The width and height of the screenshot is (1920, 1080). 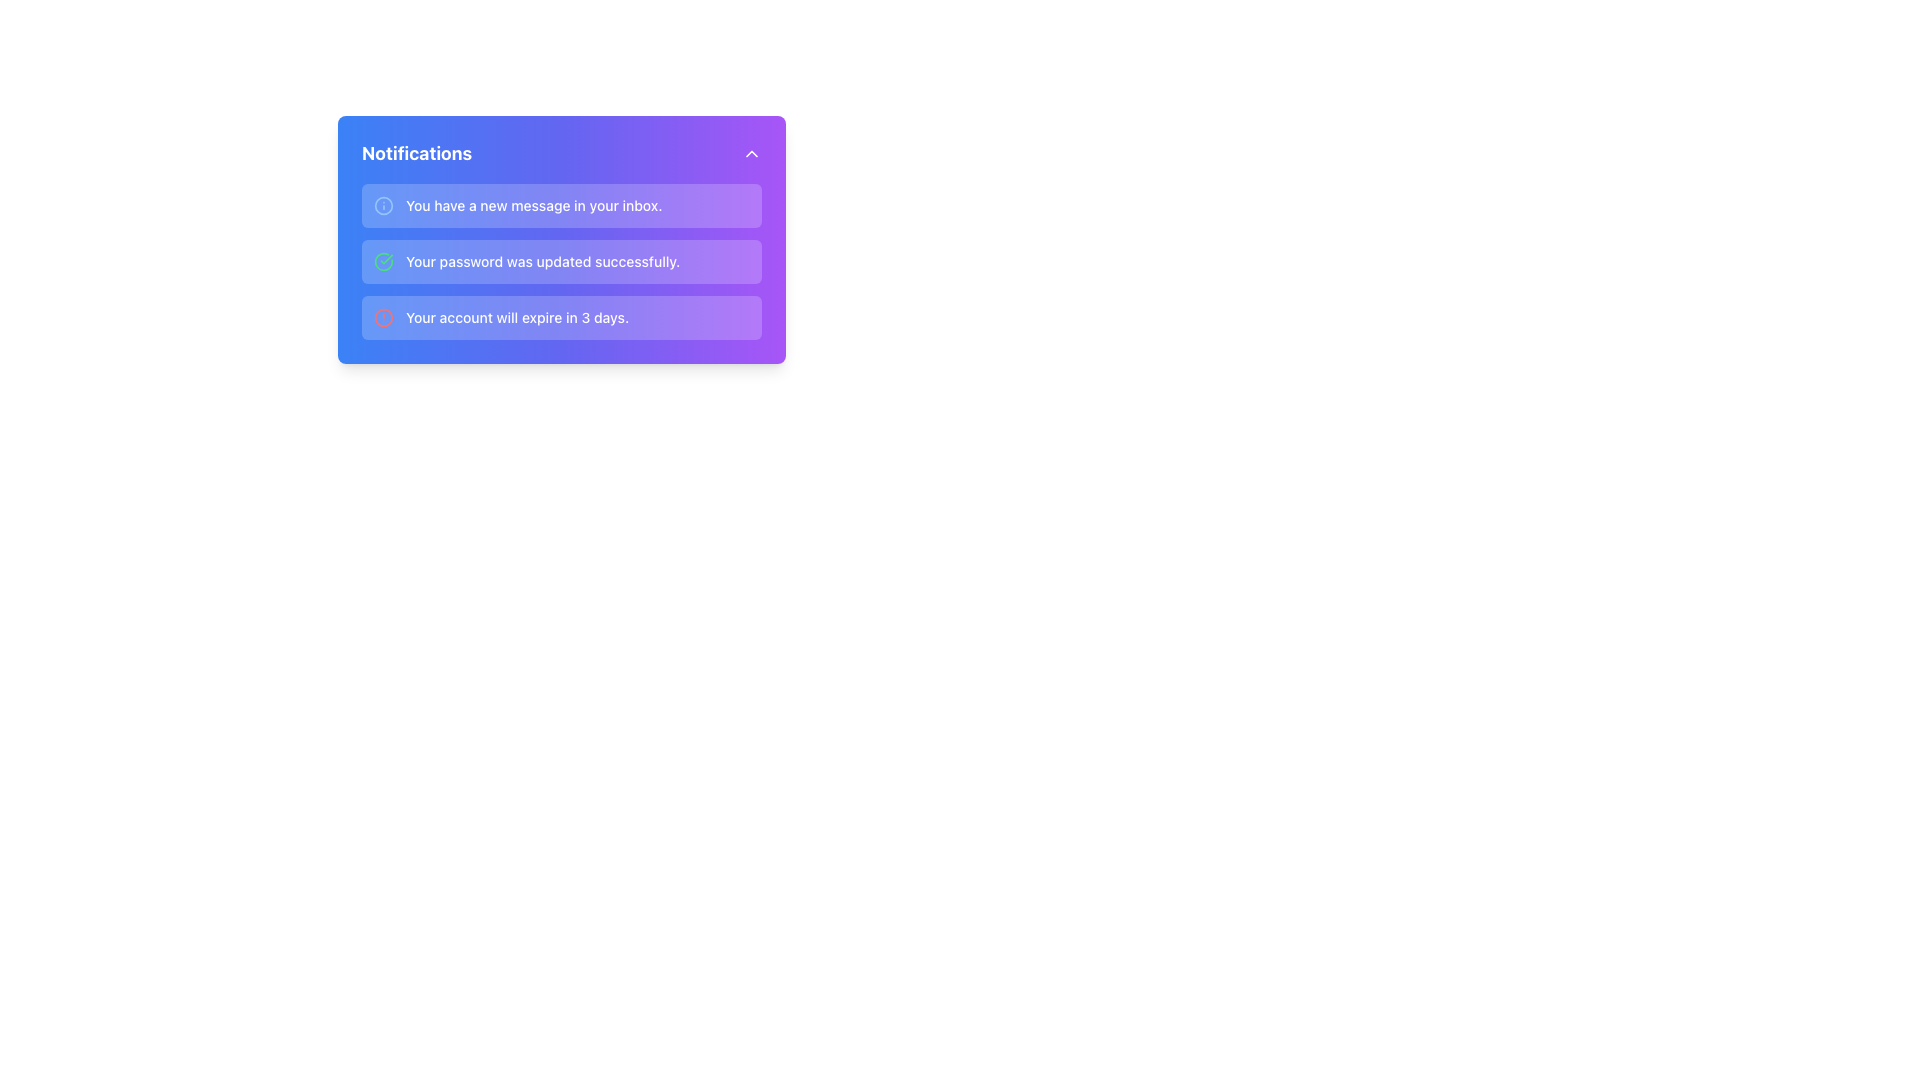 I want to click on the toggle button located to the far right of the header area of the notifications section, so click(x=751, y=153).